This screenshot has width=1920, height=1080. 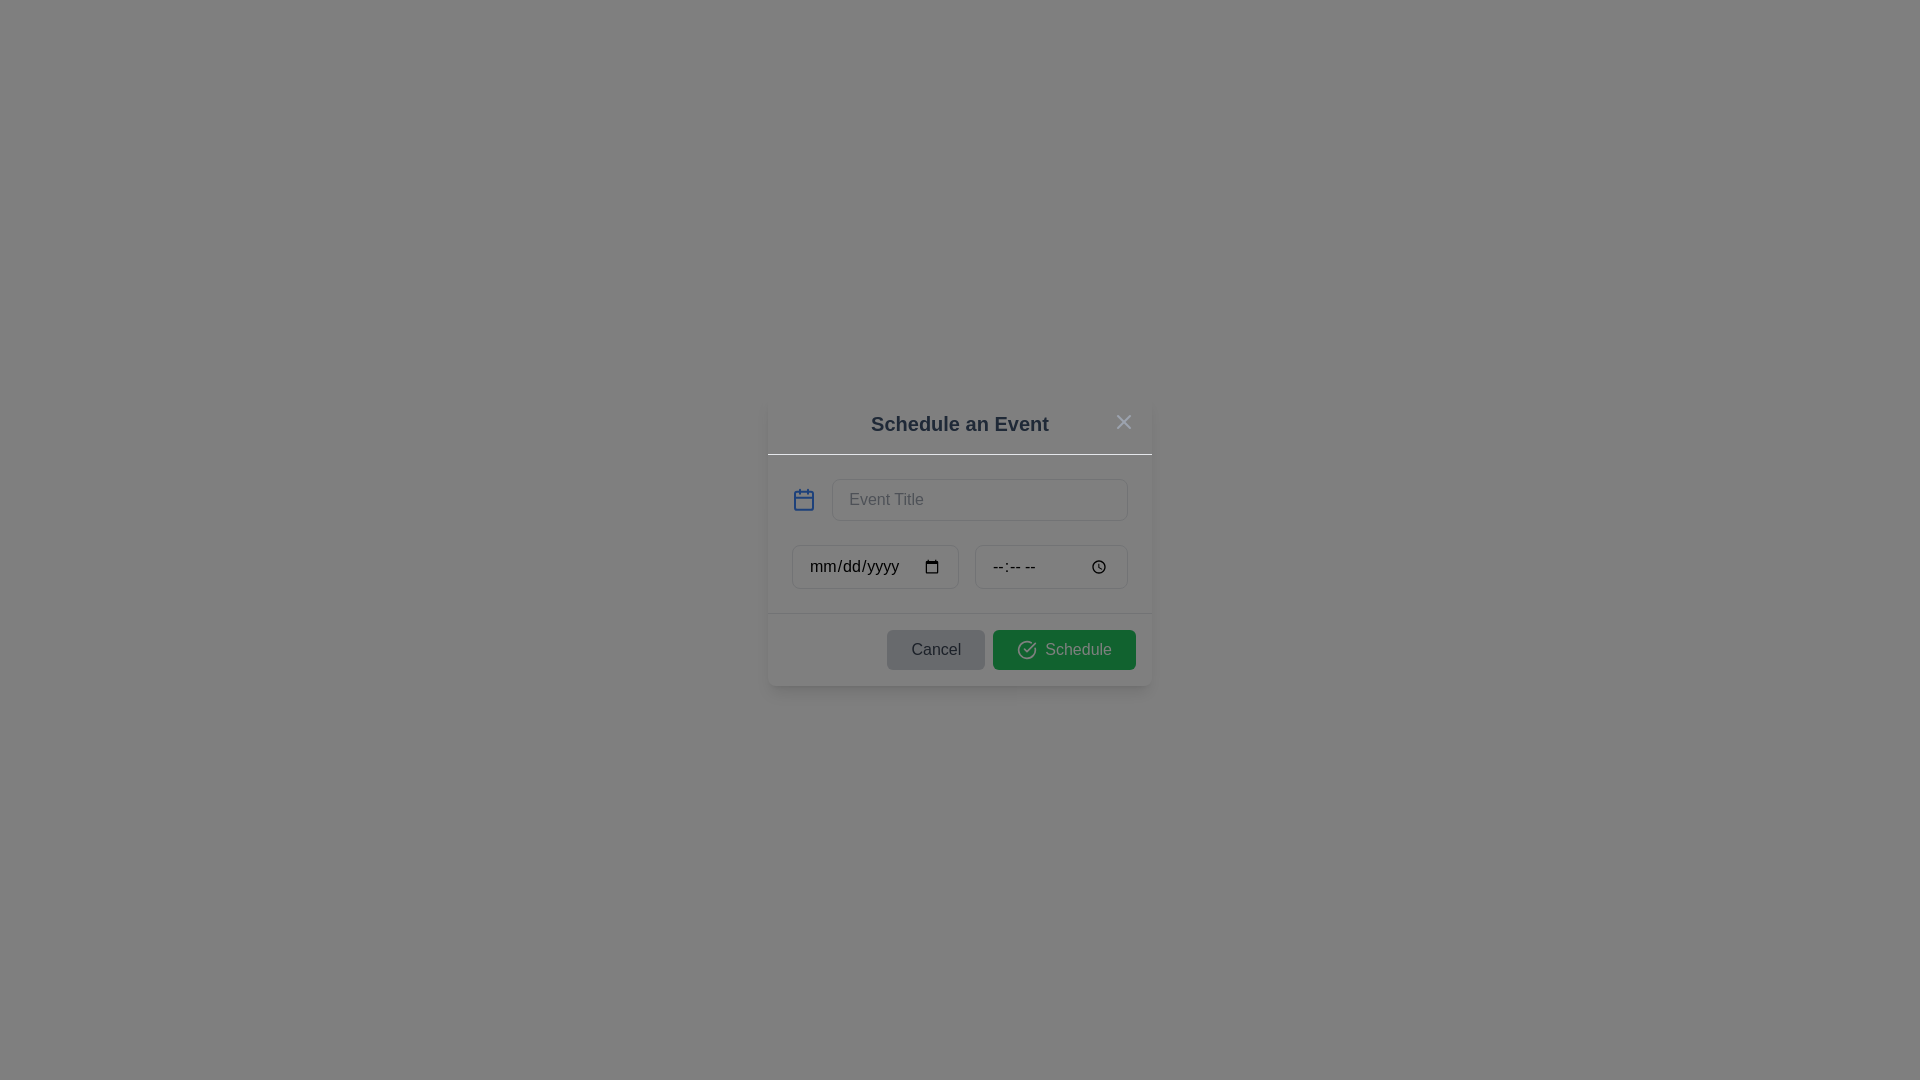 I want to click on a time from the dropdown menu in the Time input field located in the 'Schedule an Event' dialog box, positioned to the right of the date input field, so click(x=1050, y=567).